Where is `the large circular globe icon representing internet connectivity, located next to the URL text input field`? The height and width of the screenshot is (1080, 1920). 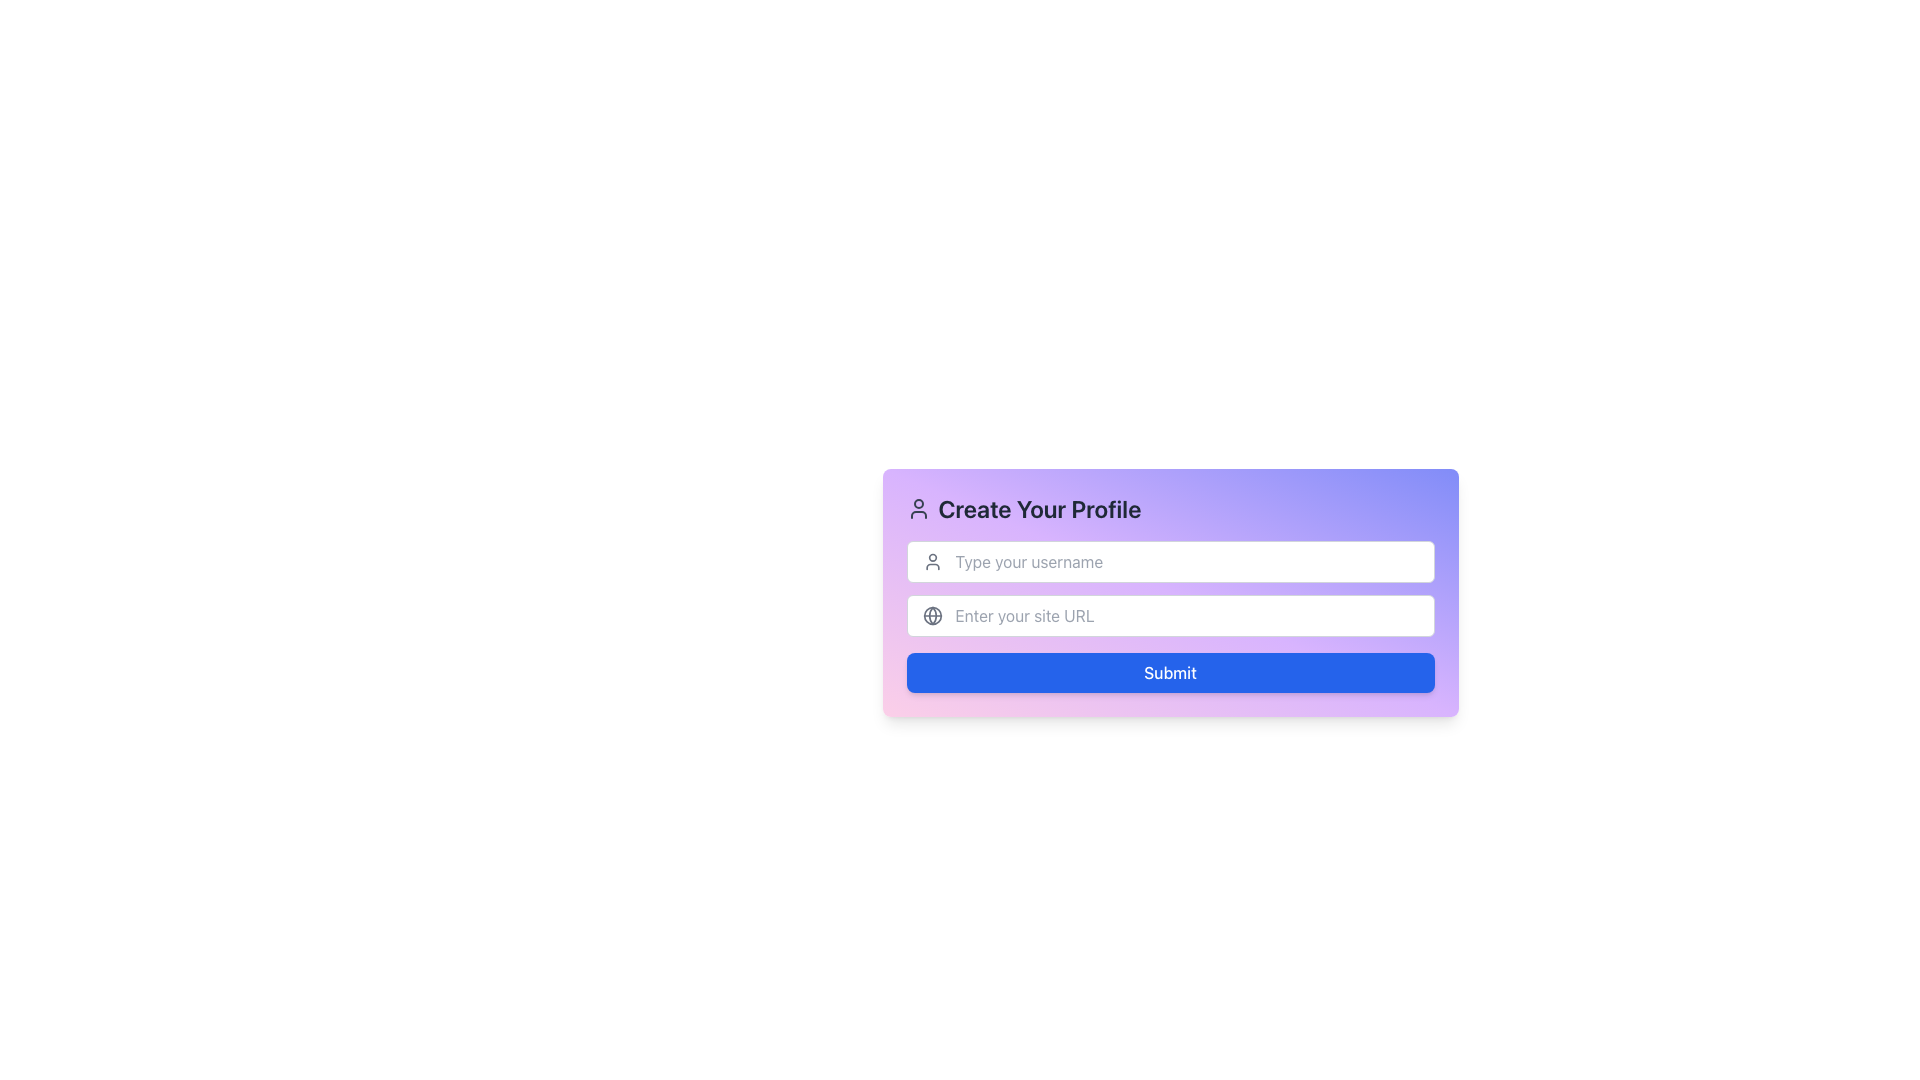 the large circular globe icon representing internet connectivity, located next to the URL text input field is located at coordinates (931, 615).